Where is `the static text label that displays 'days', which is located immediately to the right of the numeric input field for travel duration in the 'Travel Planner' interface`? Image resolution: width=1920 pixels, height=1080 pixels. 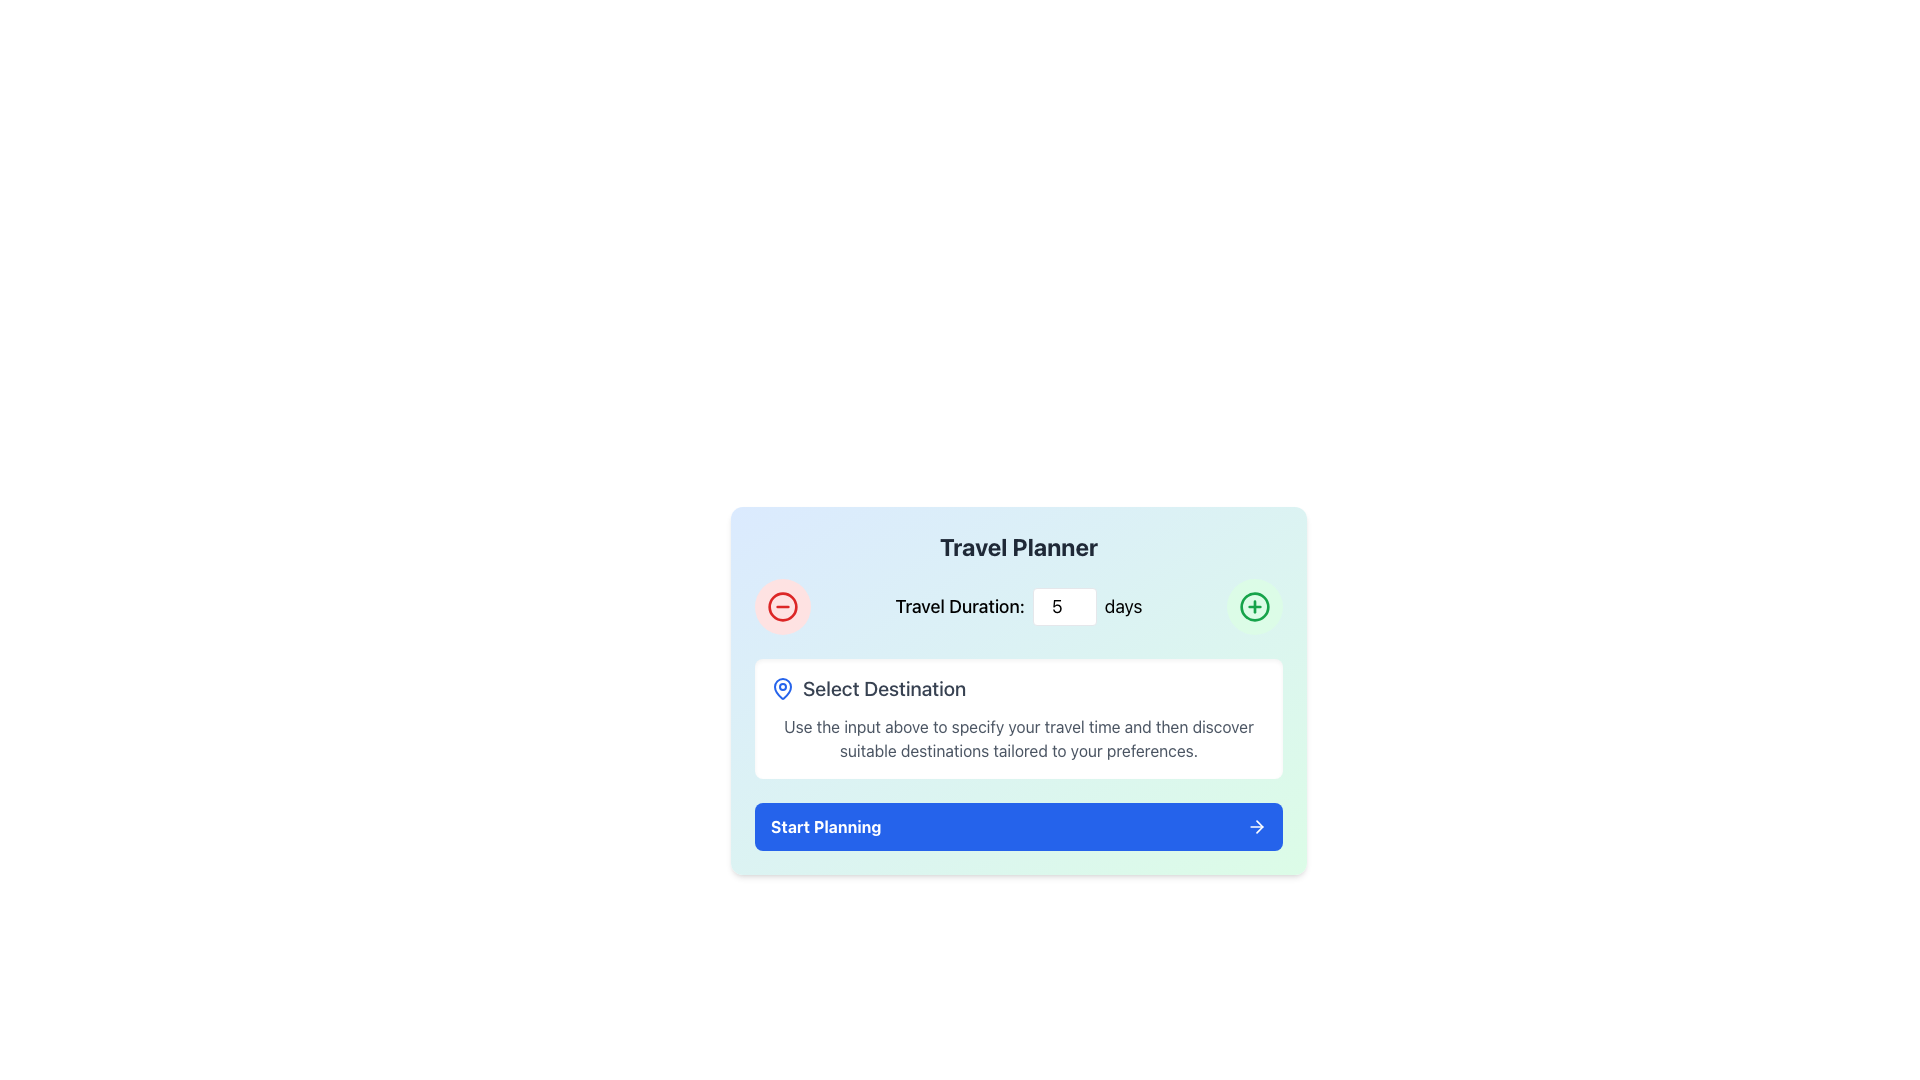 the static text label that displays 'days', which is located immediately to the right of the numeric input field for travel duration in the 'Travel Planner' interface is located at coordinates (1123, 605).